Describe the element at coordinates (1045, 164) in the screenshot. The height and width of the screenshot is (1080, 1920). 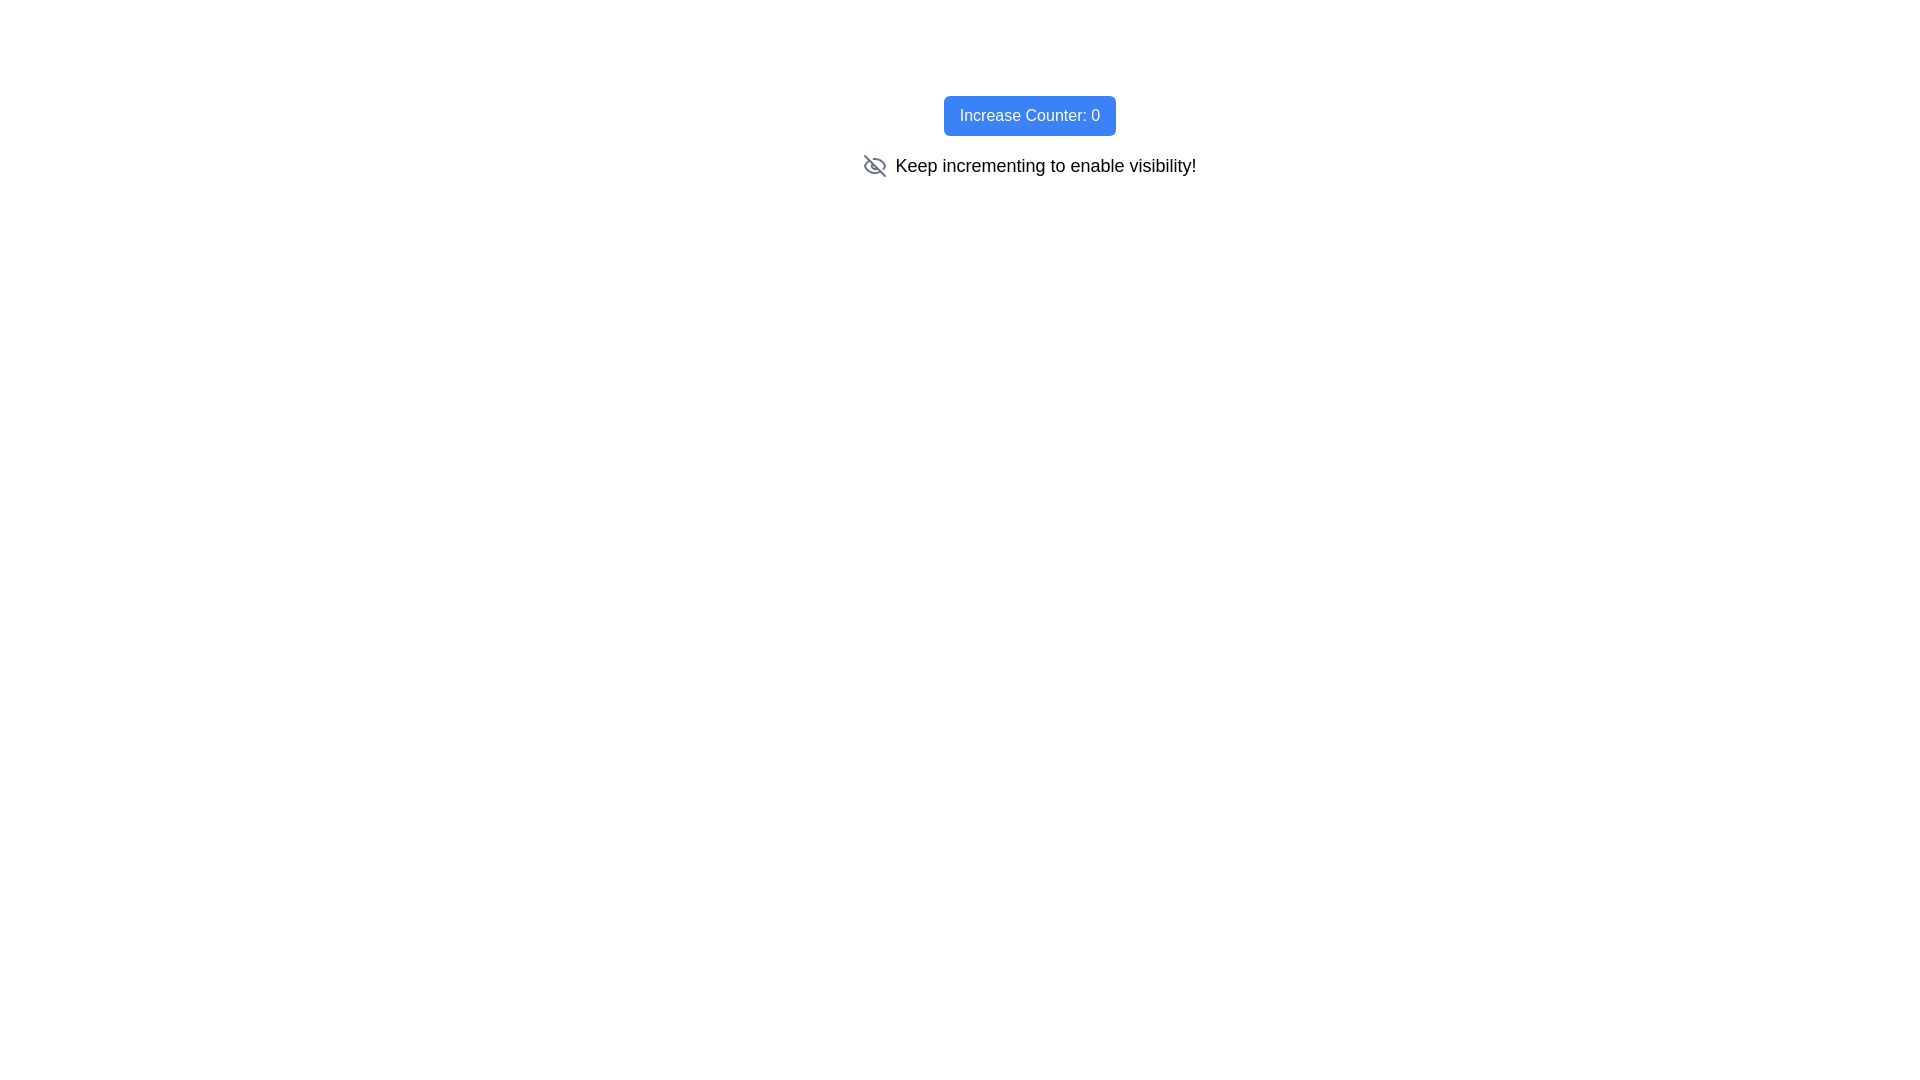
I see `the instructional text label that guides the user to increment a value related to enabling a visibility feature, located below the 'Increase Counter: 0' button and to the right of an eye icon with a strike-through` at that location.